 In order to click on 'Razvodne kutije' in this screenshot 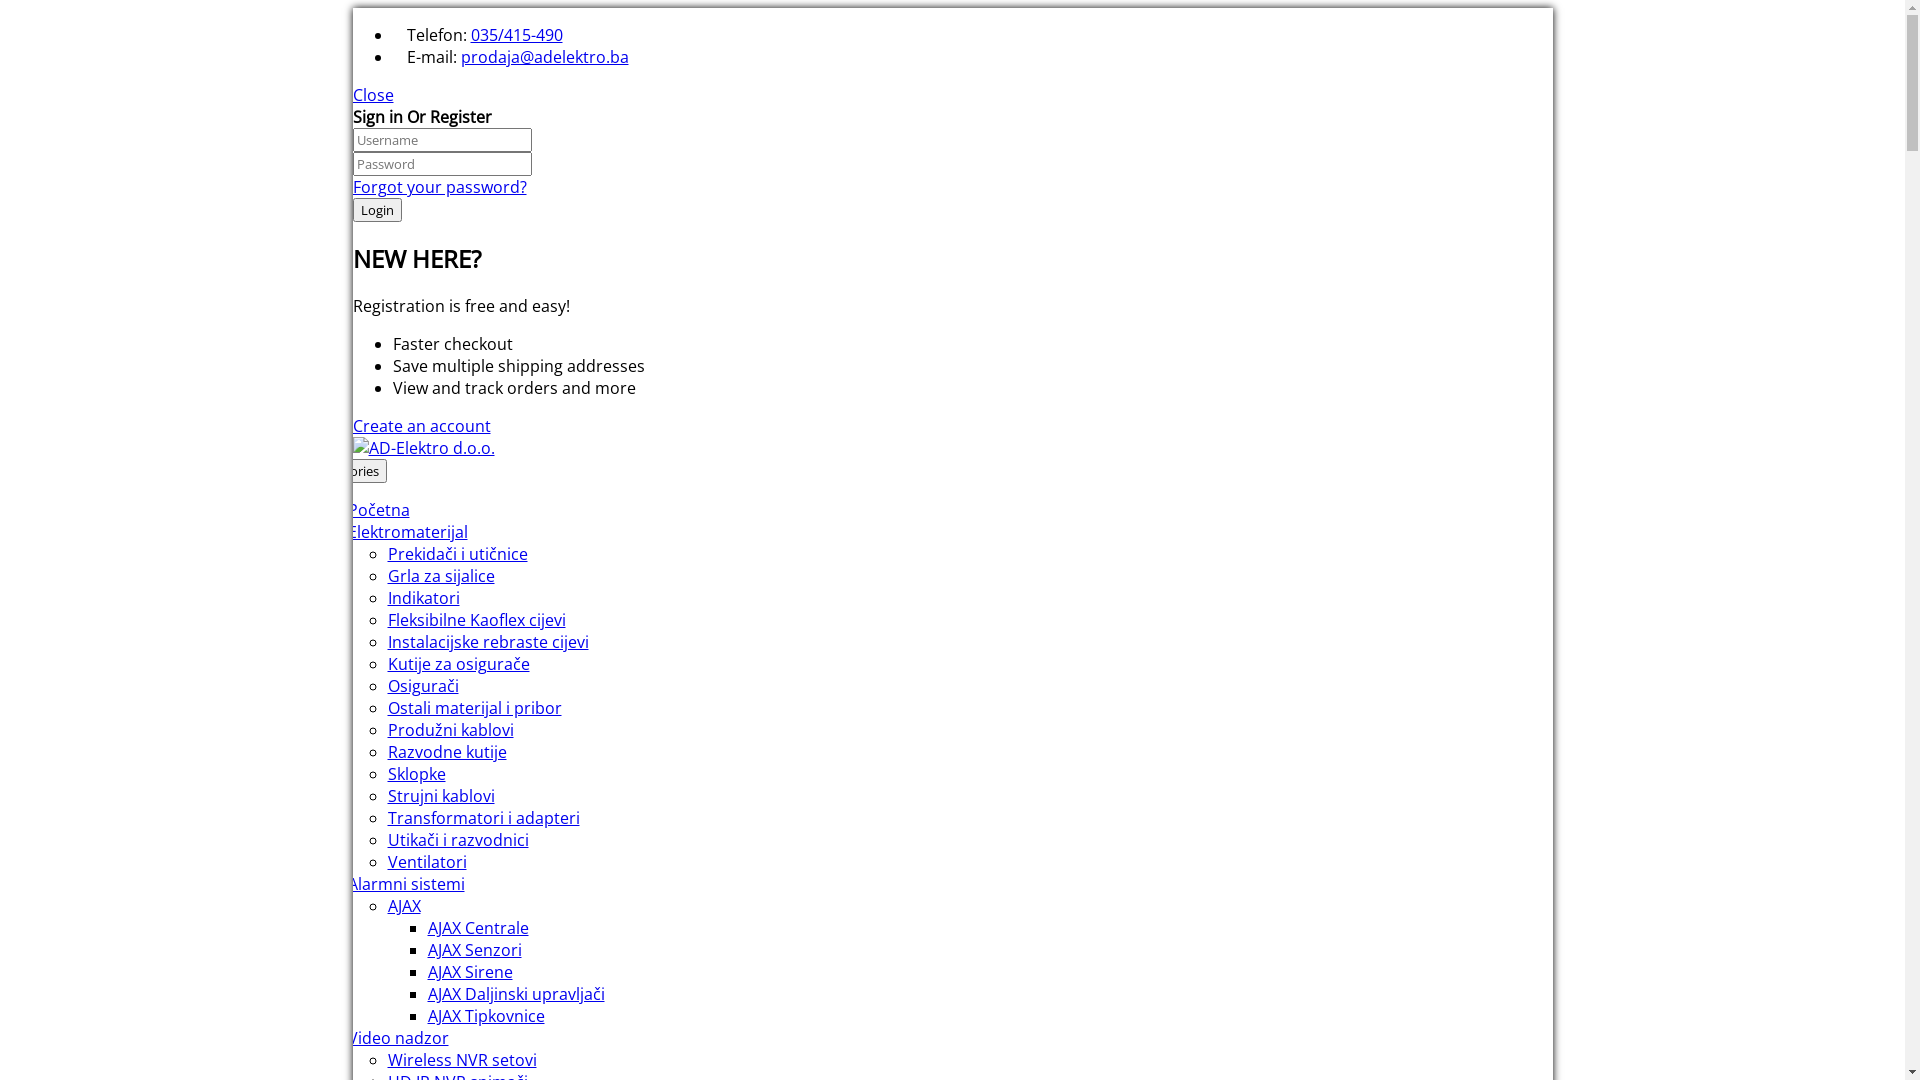, I will do `click(446, 752)`.